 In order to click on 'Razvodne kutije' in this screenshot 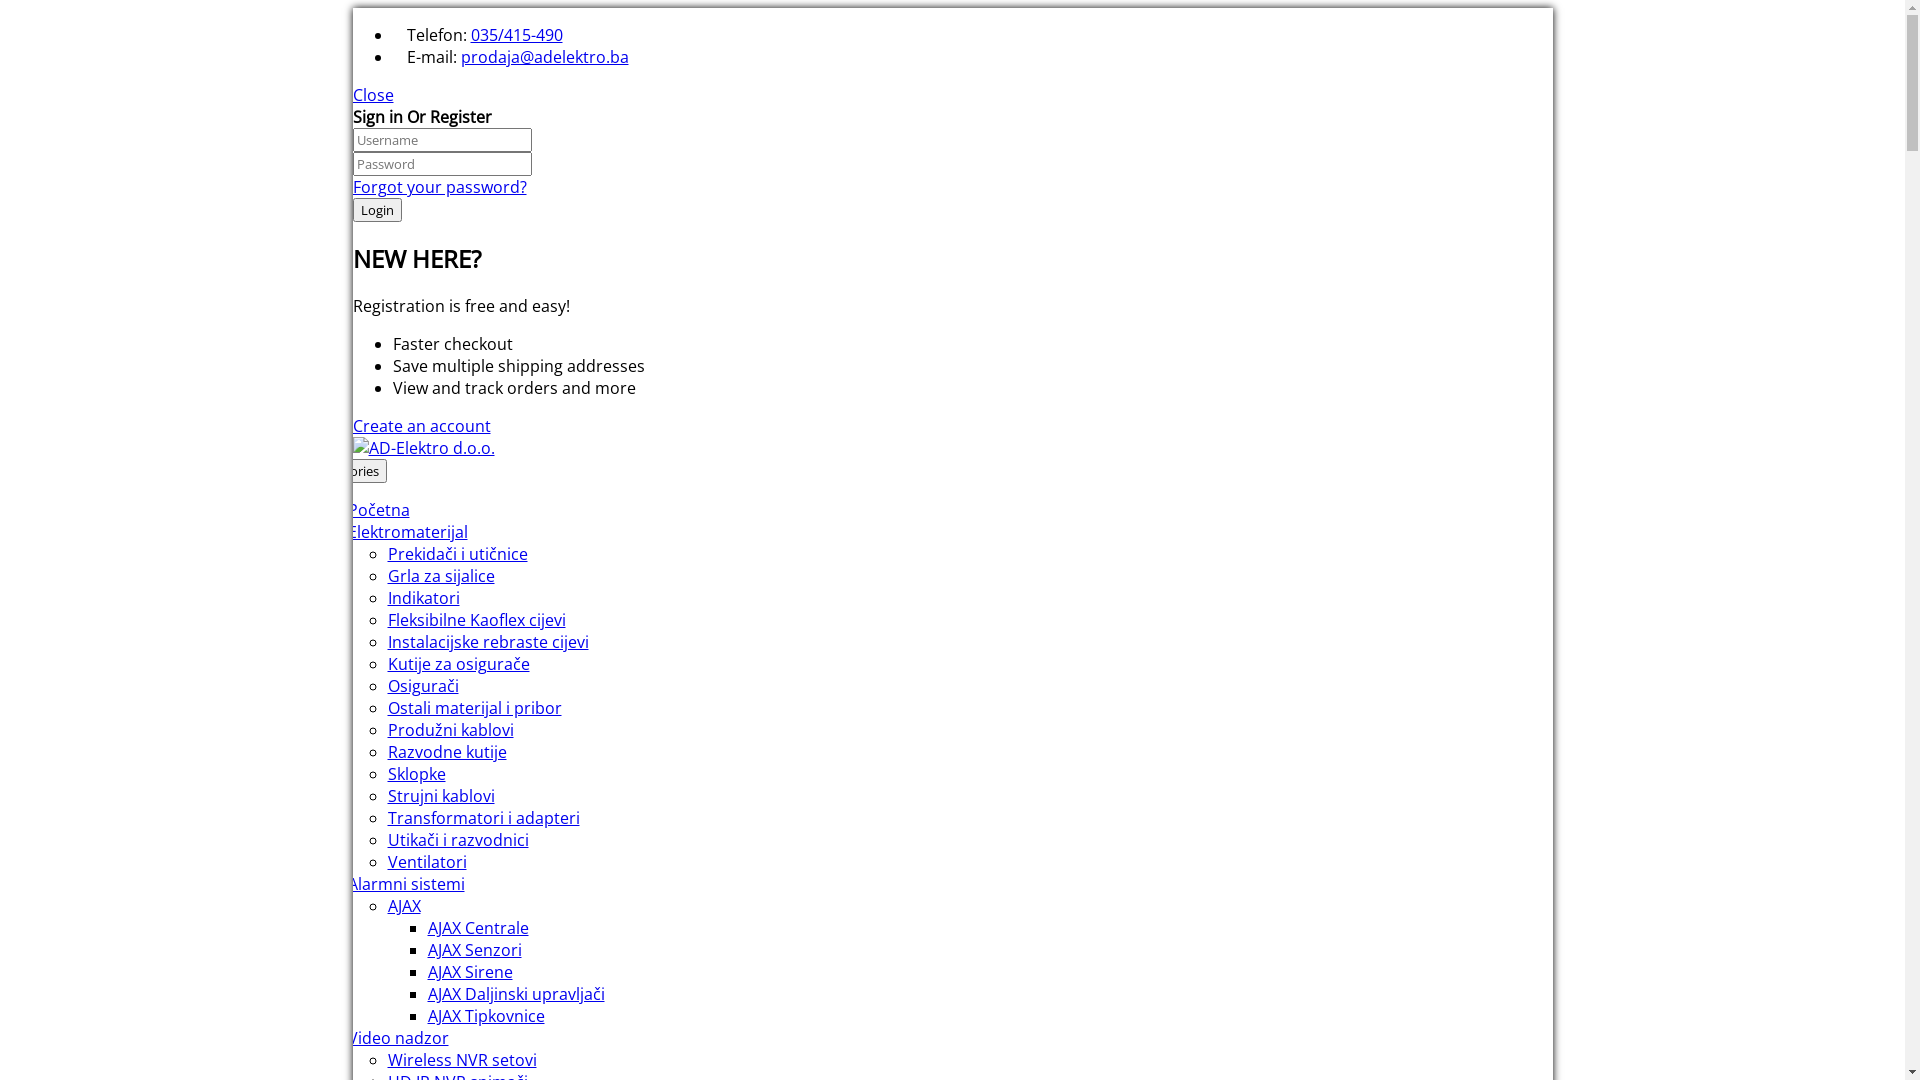, I will do `click(446, 752)`.